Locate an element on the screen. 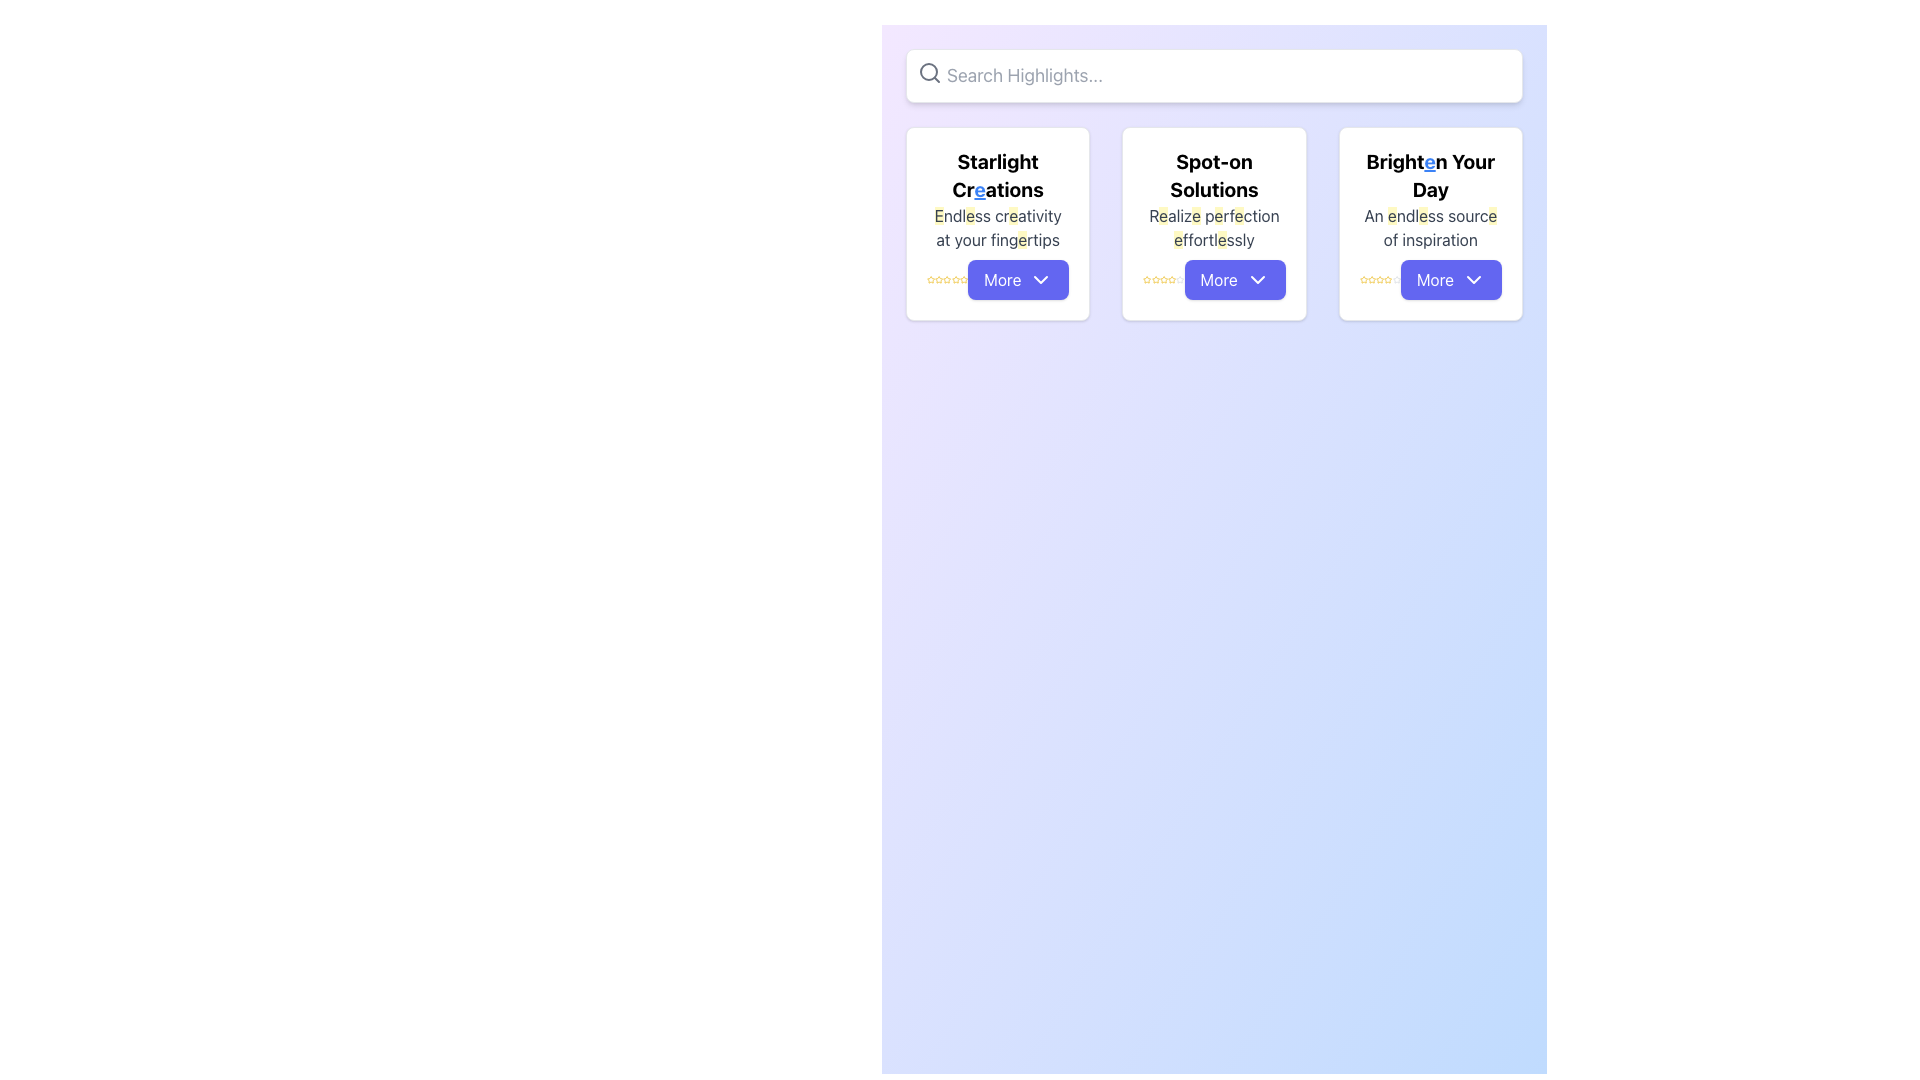  the static text 'ction,' which is part of the phrase 'Realize perfection effortlessly' located in the second card of the interface is located at coordinates (1260, 216).